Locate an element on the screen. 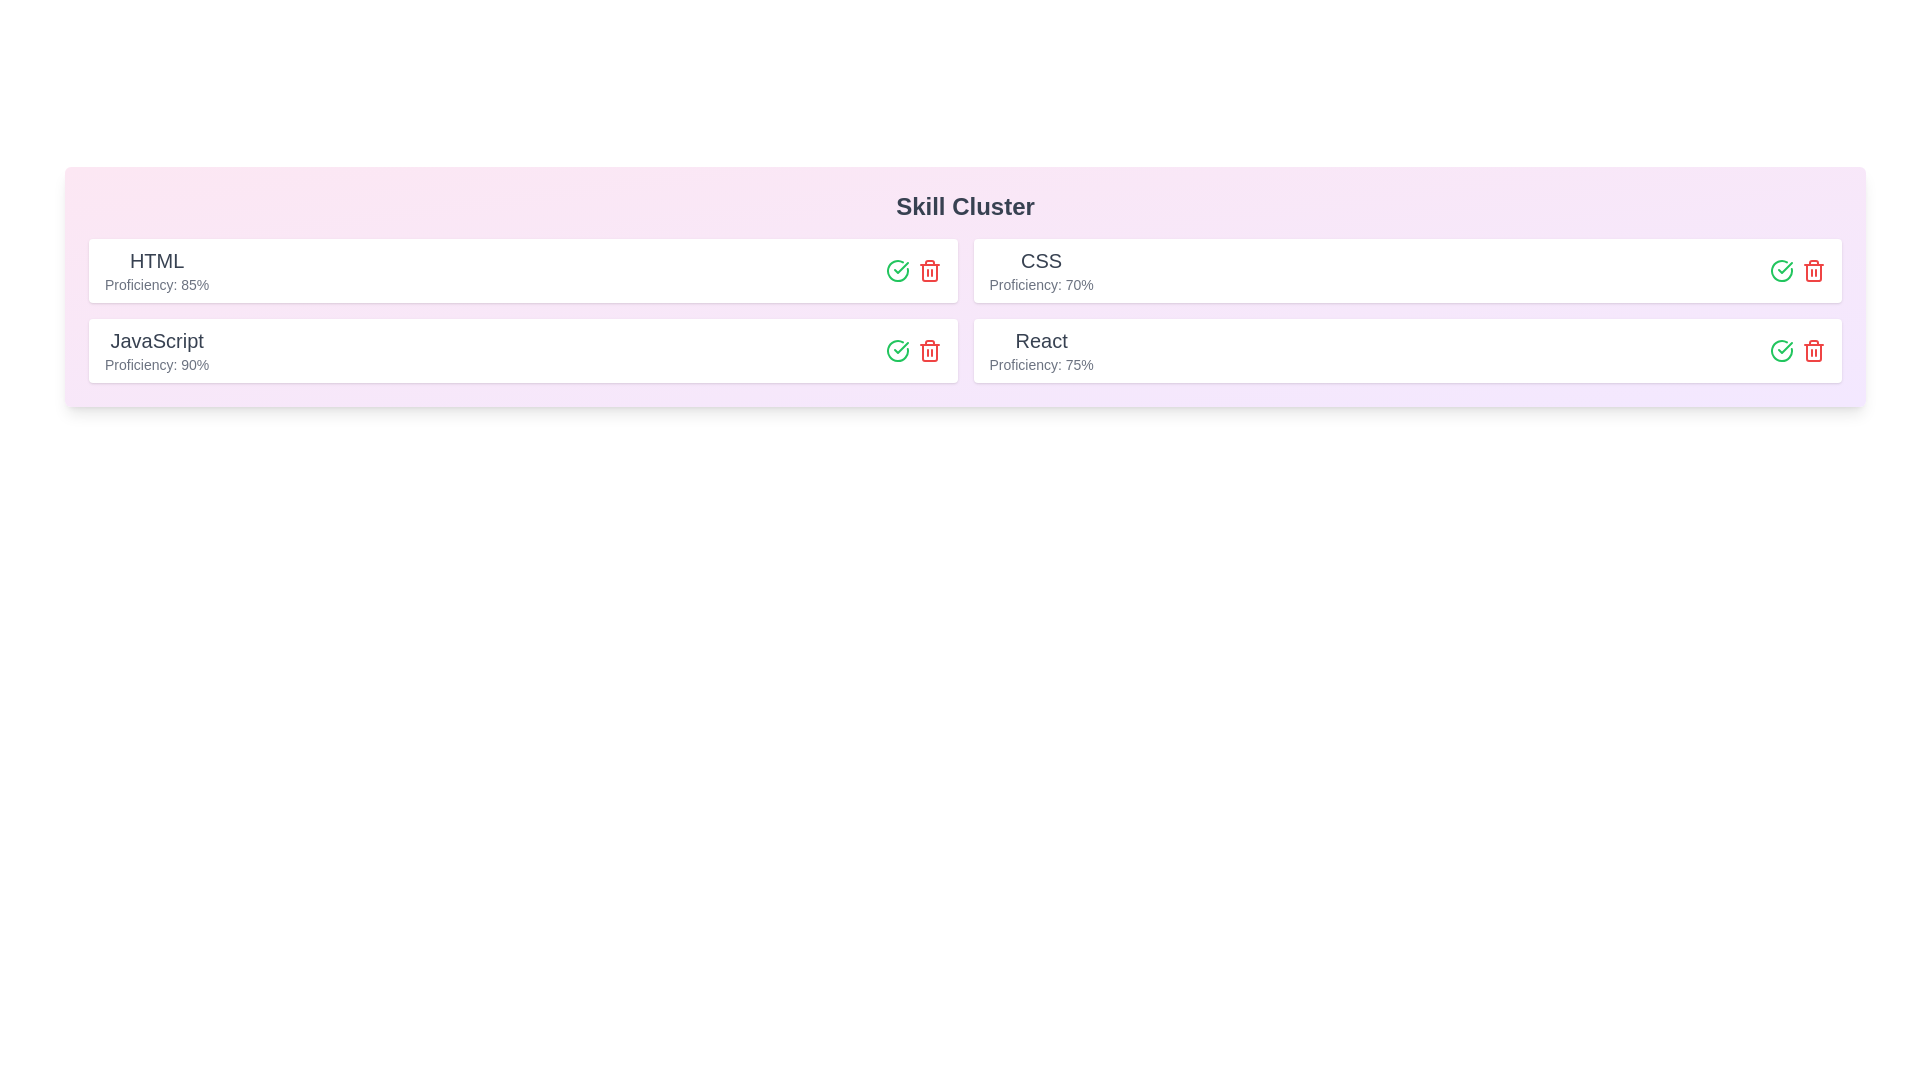 The width and height of the screenshot is (1920, 1080). the skill chip for JavaScript is located at coordinates (523, 350).